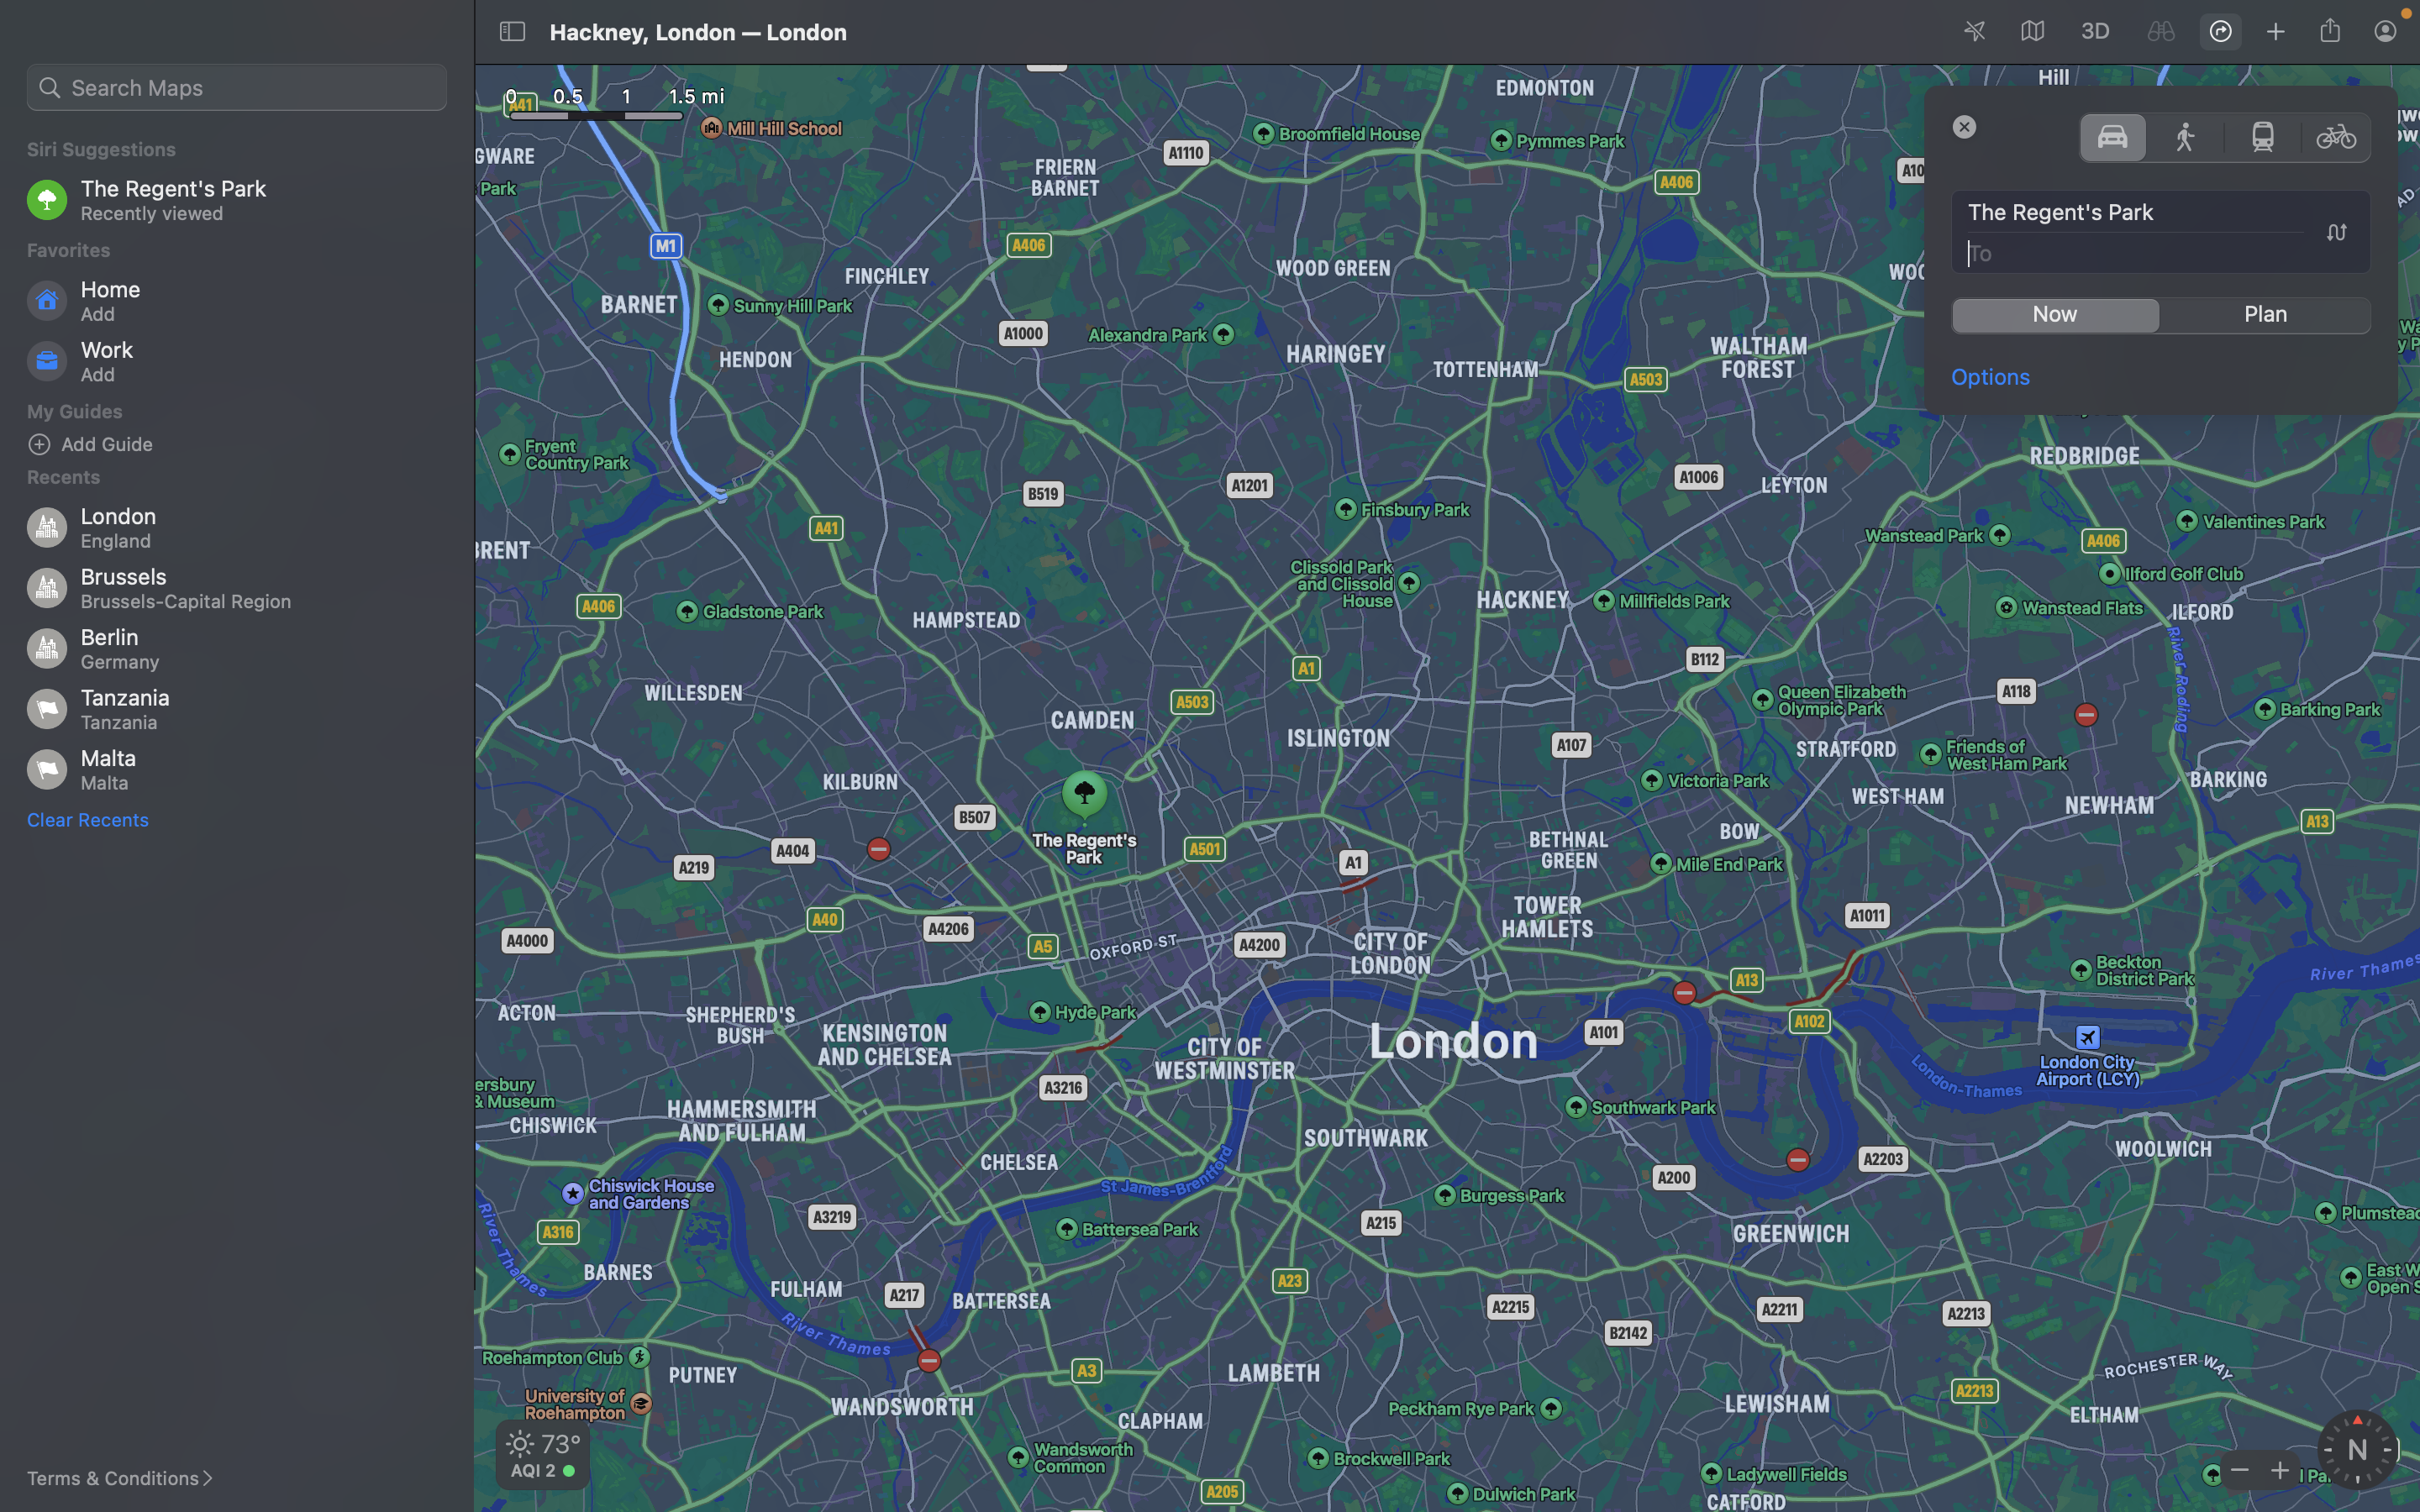 This screenshot has height=1512, width=2420. Describe the element at coordinates (2054, 315) in the screenshot. I see `the navigation operations by pressing the "go now" button` at that location.